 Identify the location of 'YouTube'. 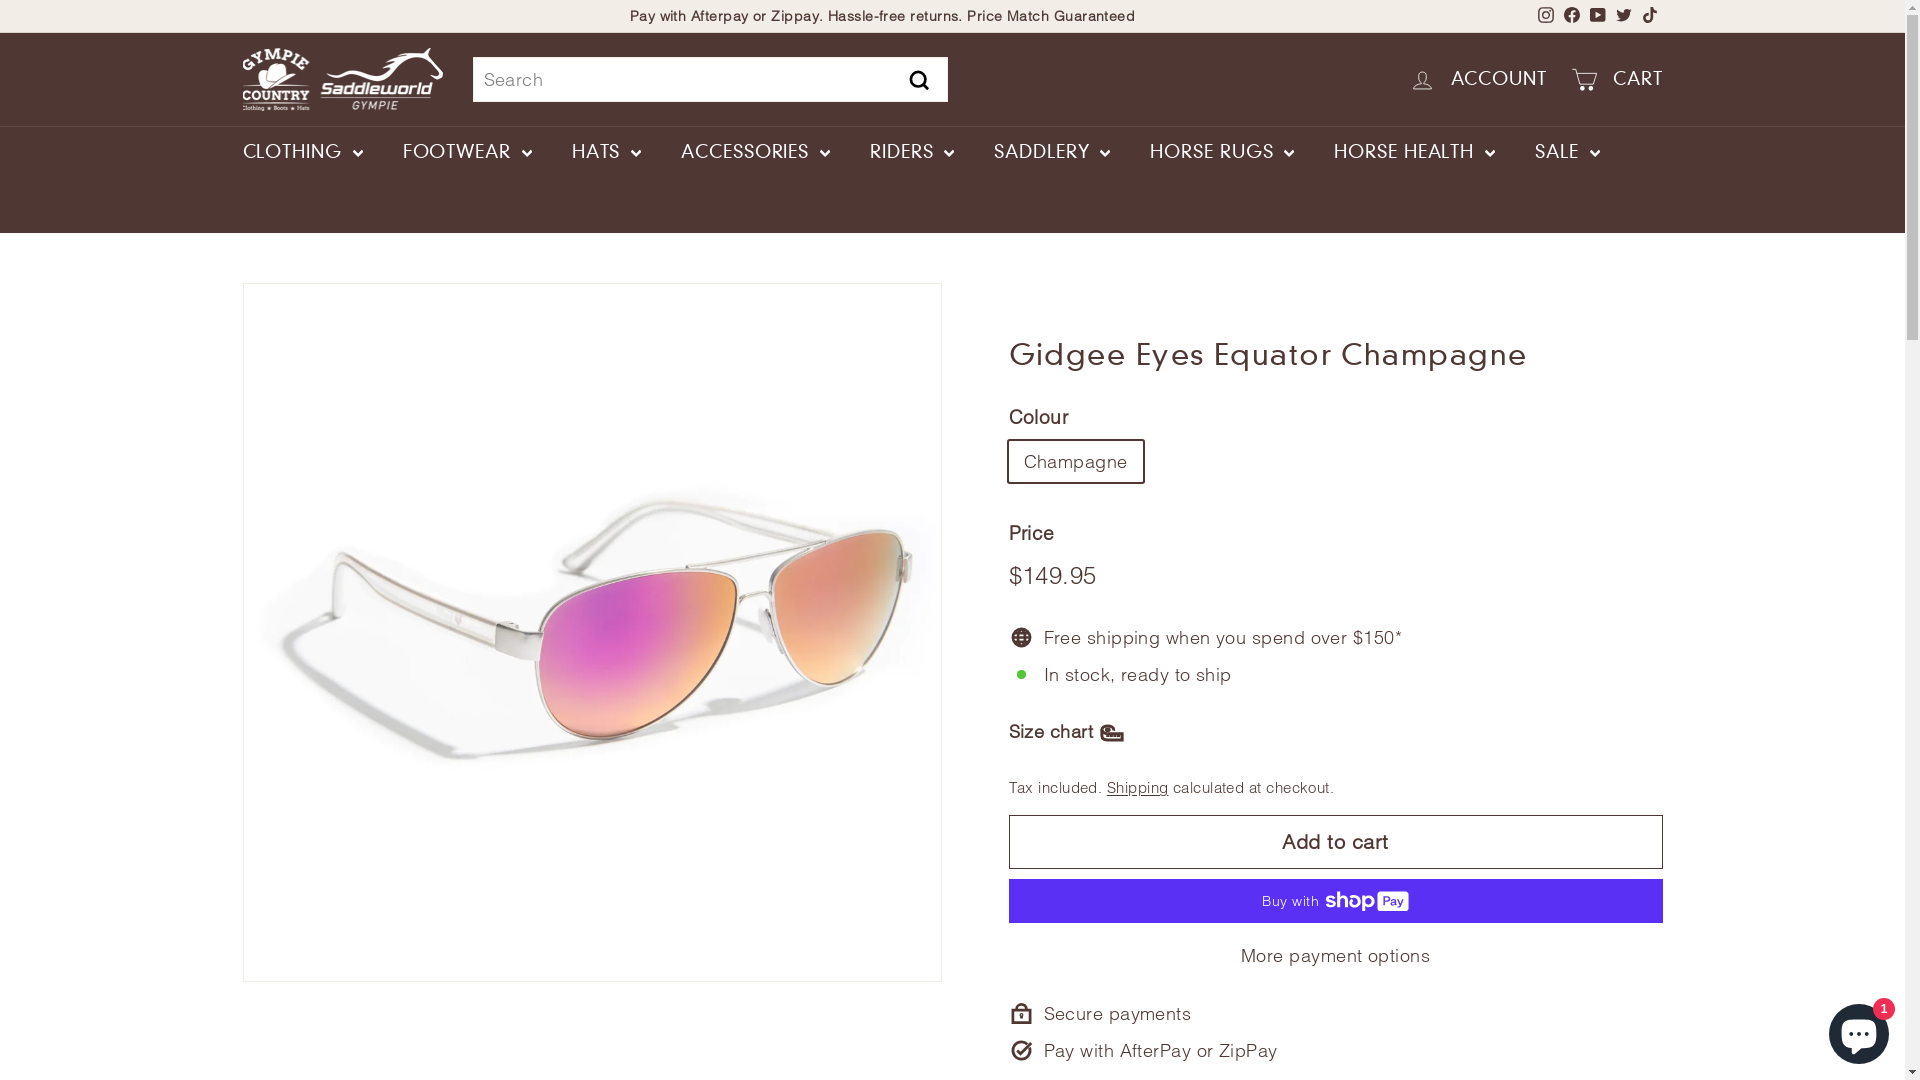
(1583, 16).